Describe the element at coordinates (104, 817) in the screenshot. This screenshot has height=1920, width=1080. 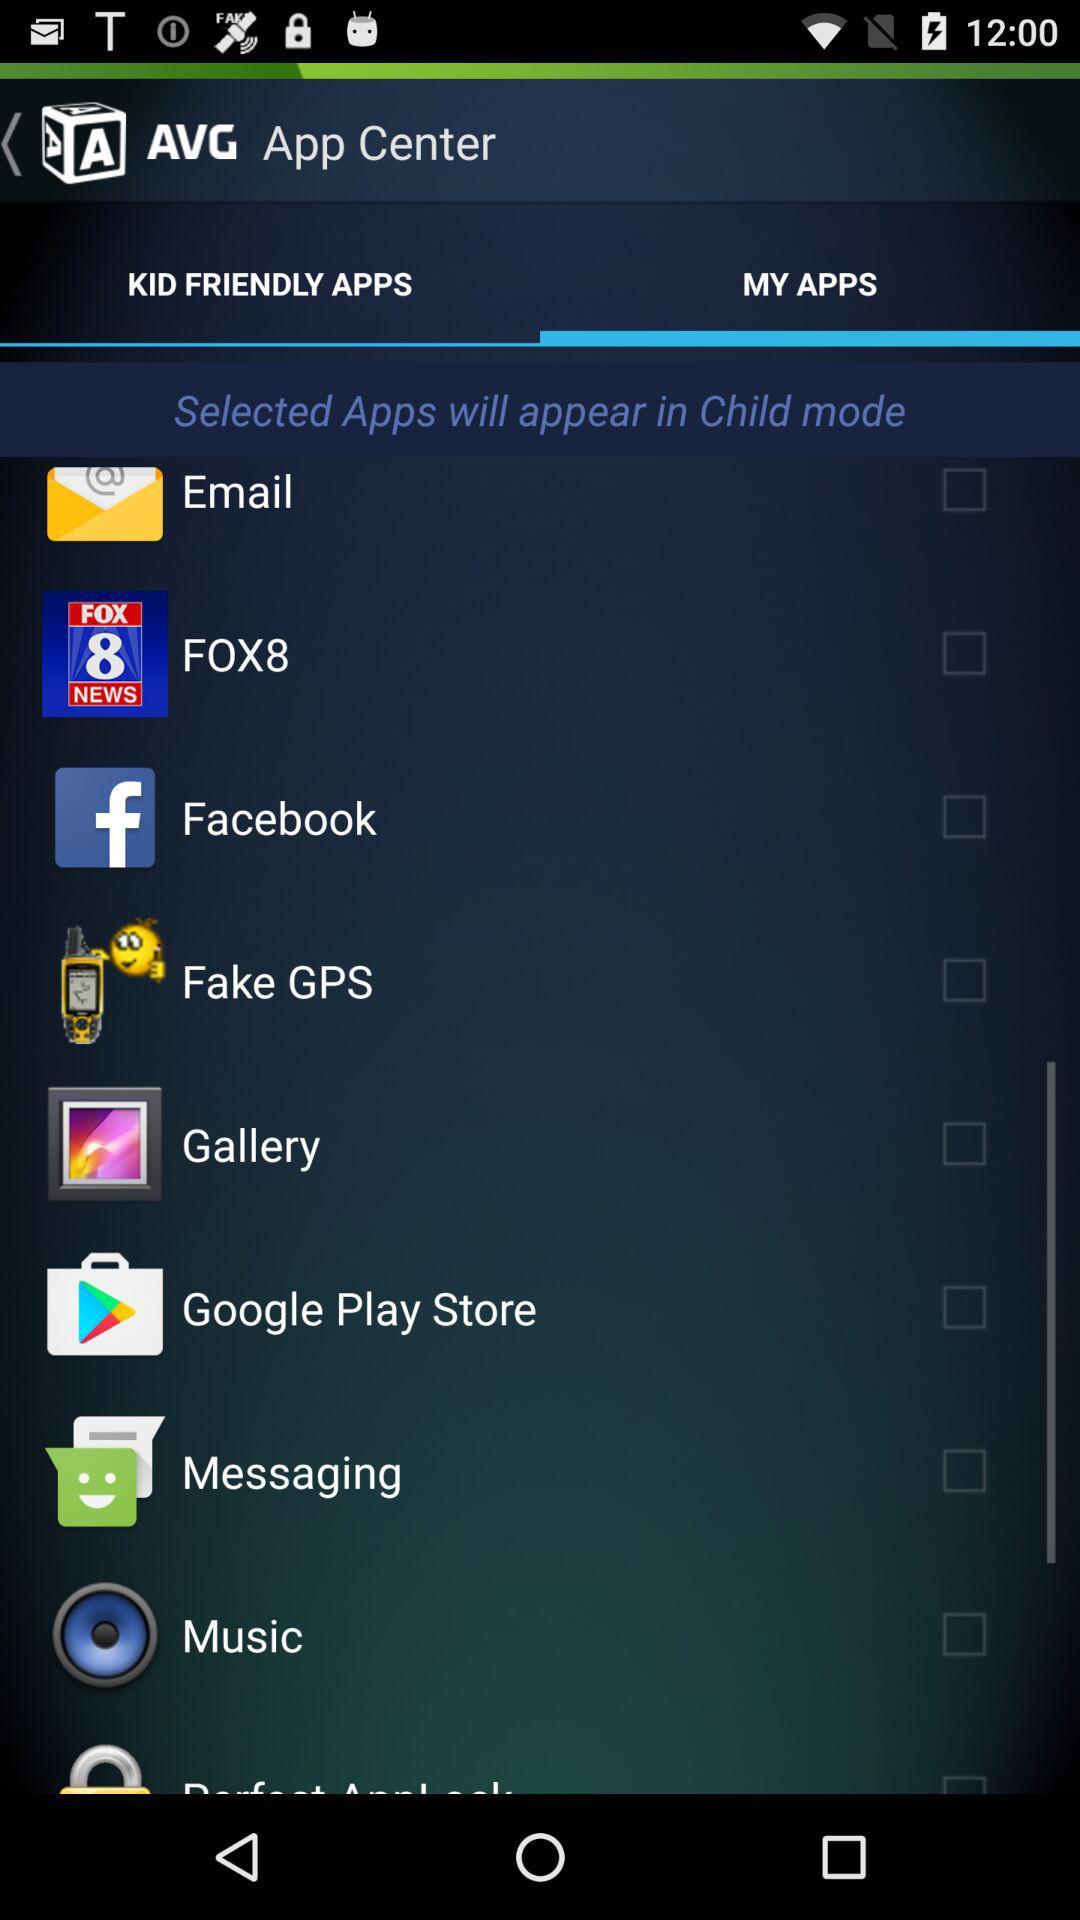
I see `facebook child mode` at that location.